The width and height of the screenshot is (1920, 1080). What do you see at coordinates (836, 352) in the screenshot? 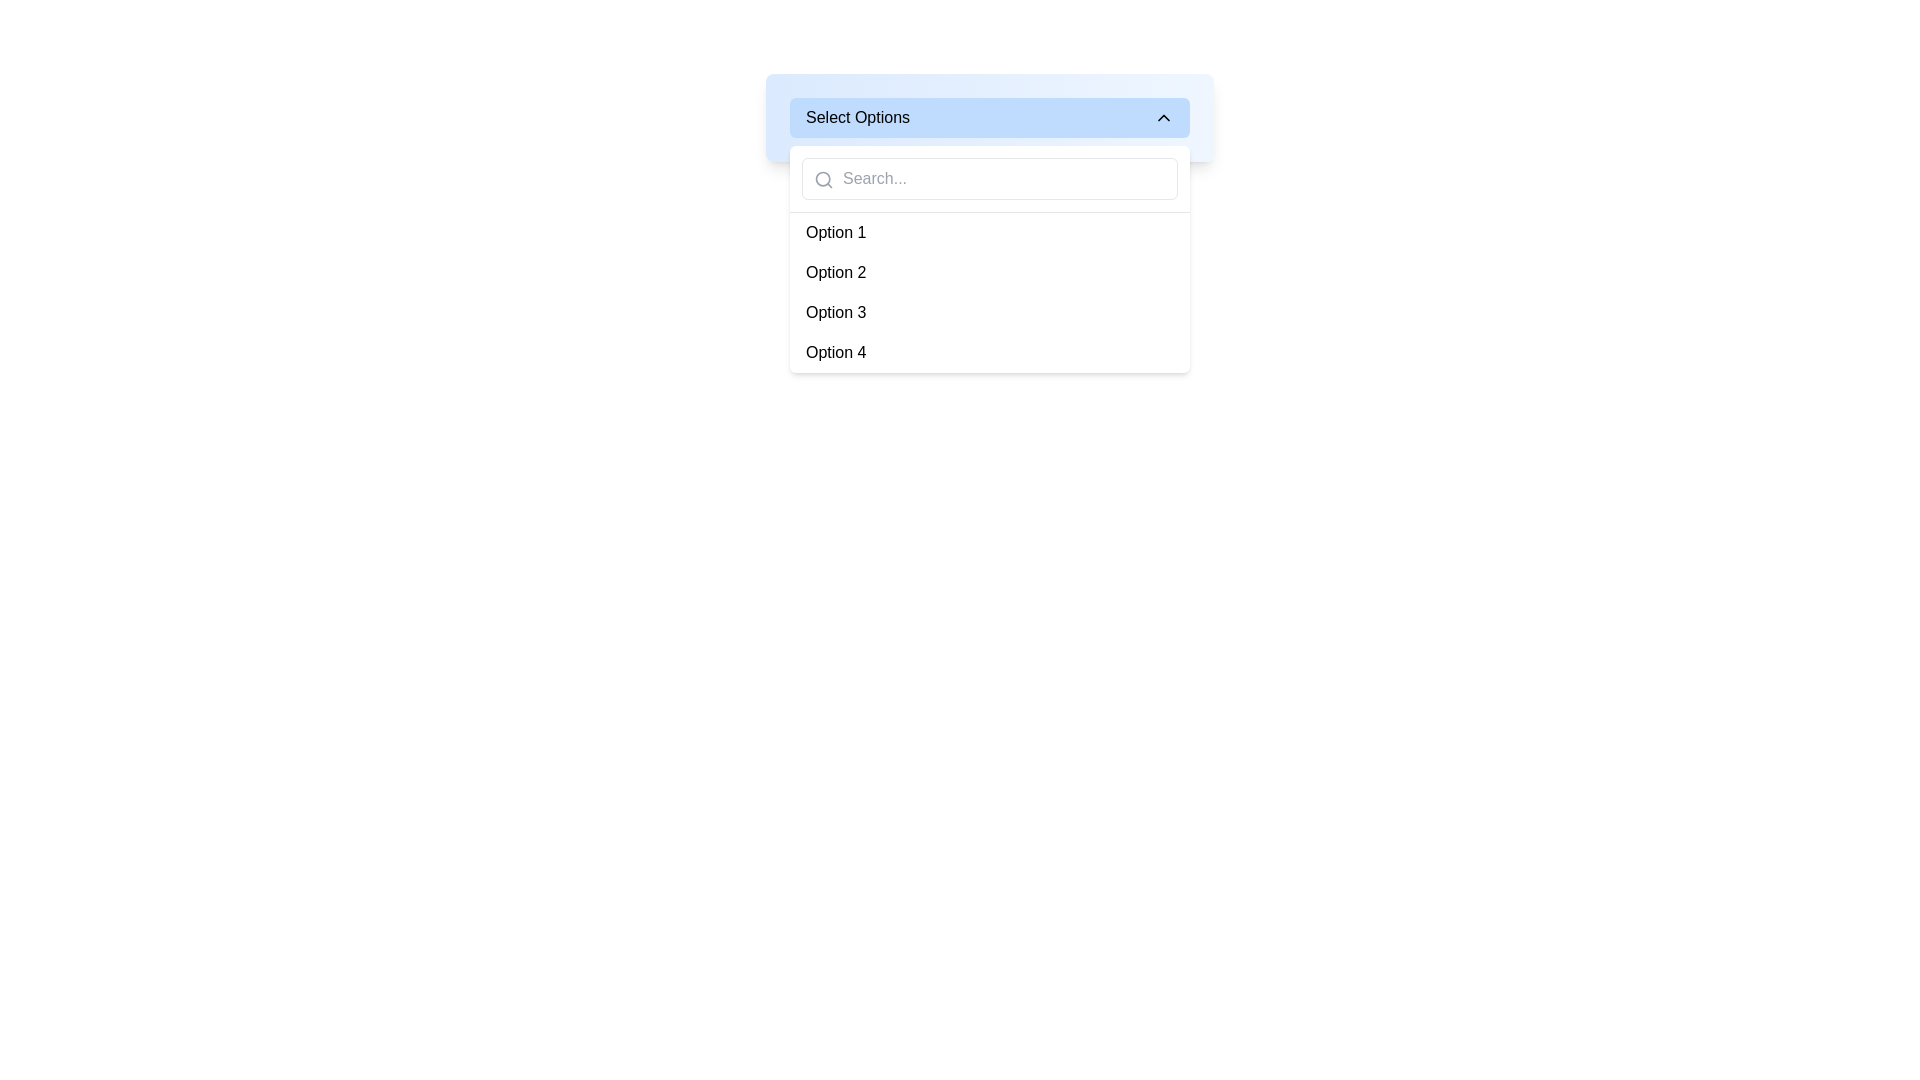
I see `the fourth item in the dropdown list` at bounding box center [836, 352].